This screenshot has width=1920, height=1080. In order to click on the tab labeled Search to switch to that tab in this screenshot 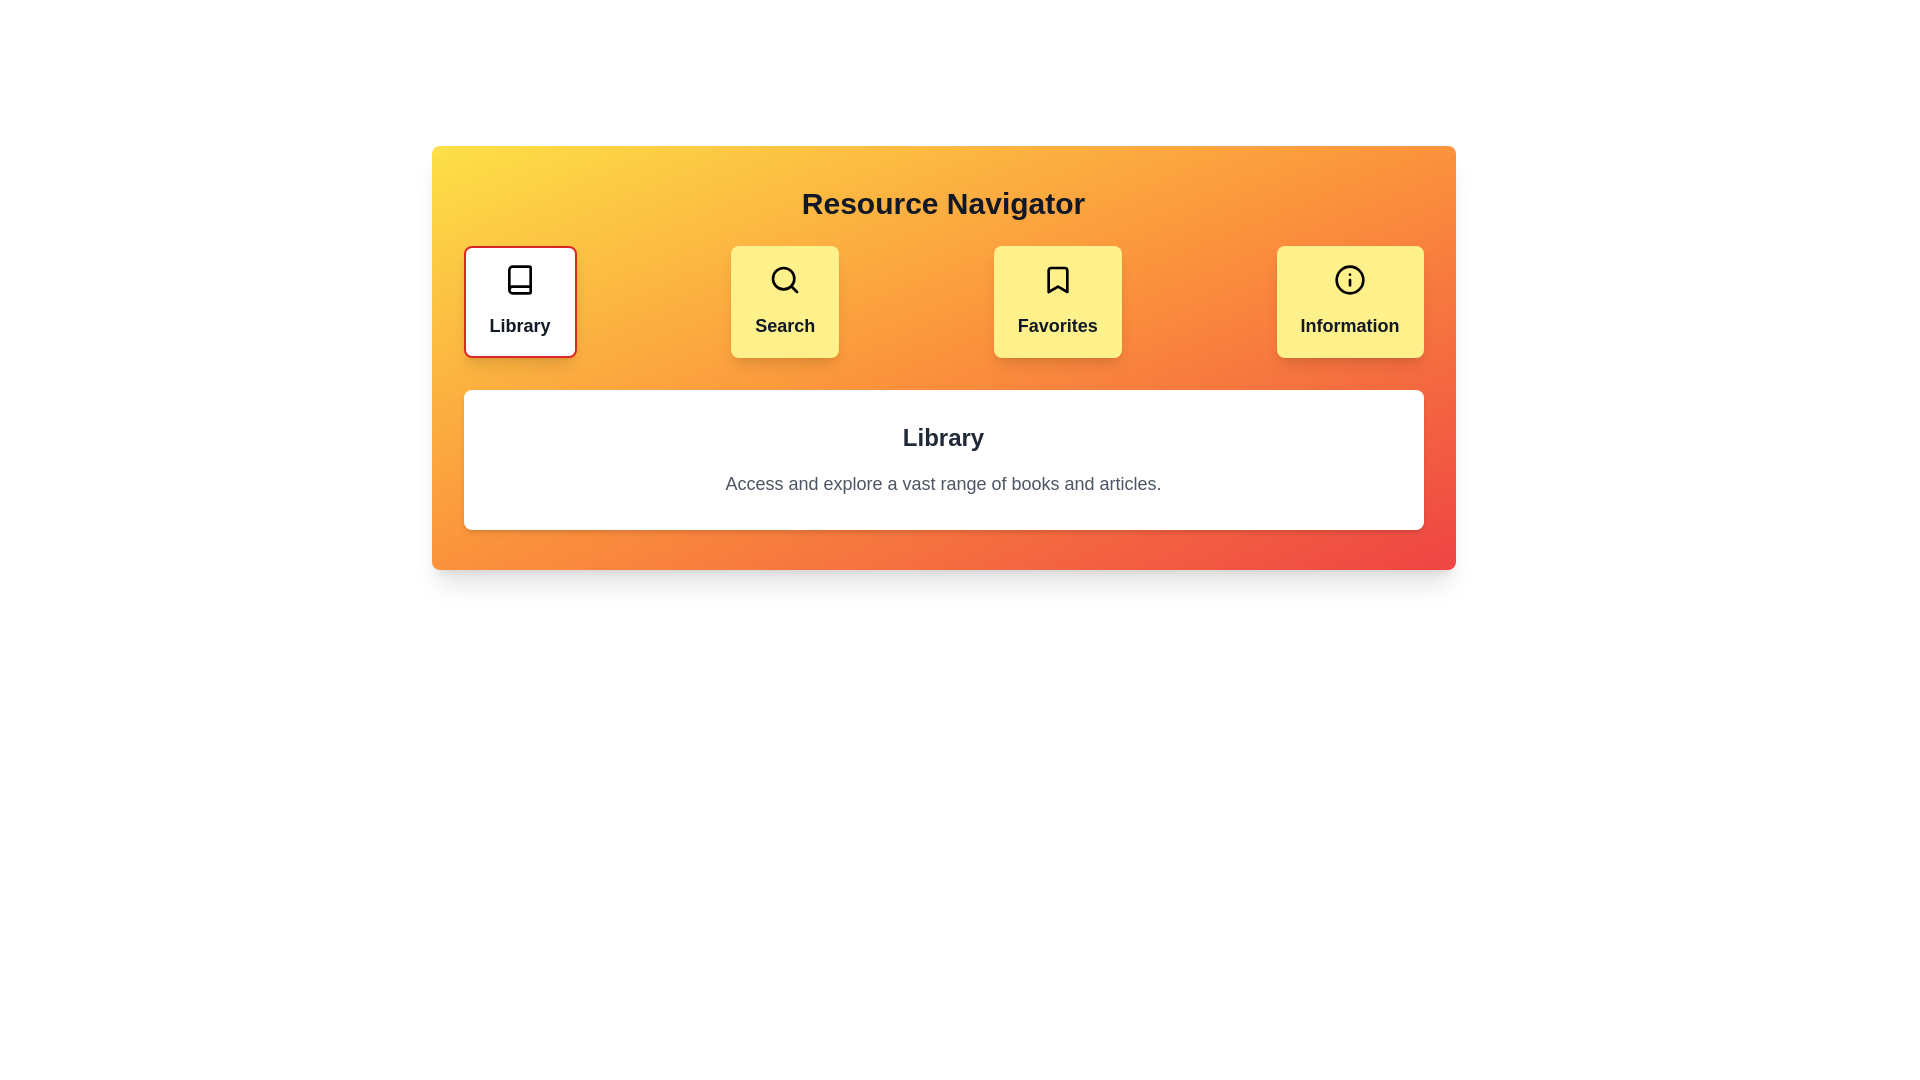, I will do `click(784, 301)`.